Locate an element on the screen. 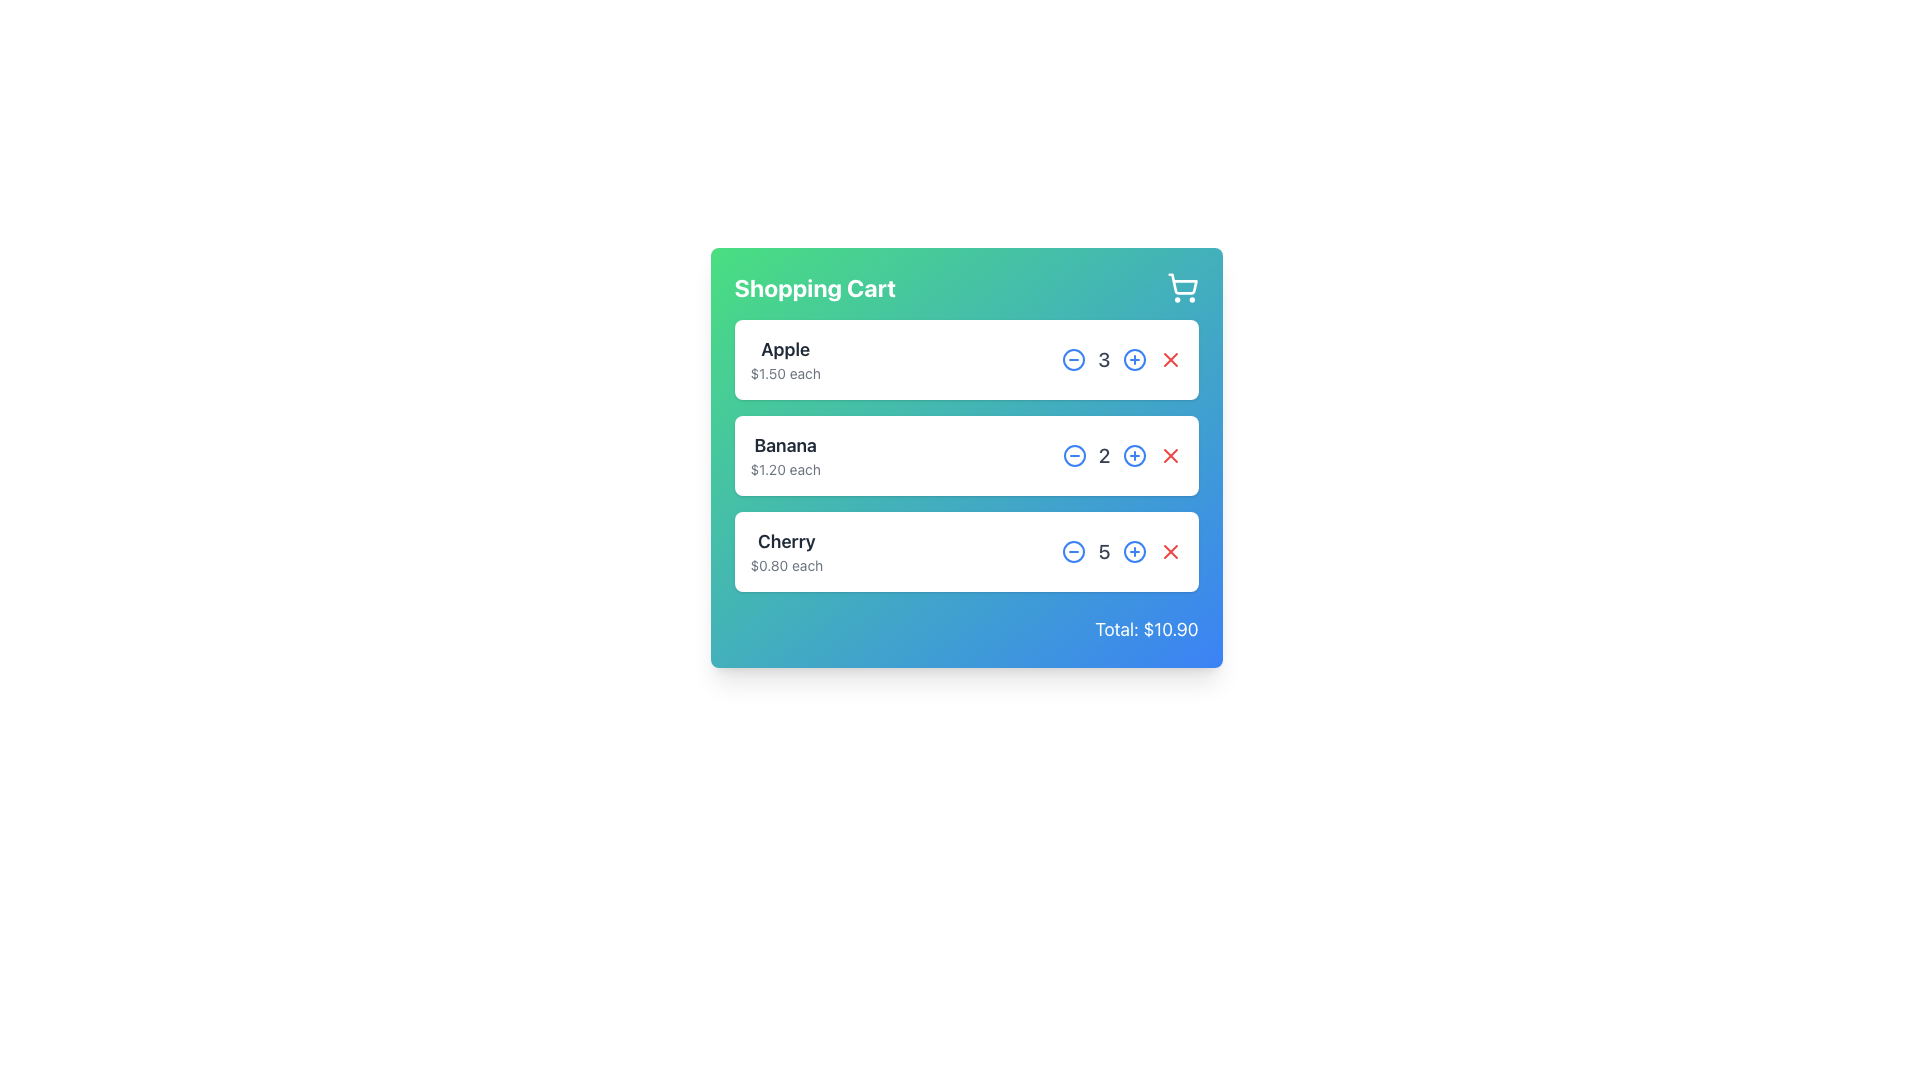 Image resolution: width=1920 pixels, height=1080 pixels. the increment button for the item quantity in the shopping cart is located at coordinates (1134, 455).